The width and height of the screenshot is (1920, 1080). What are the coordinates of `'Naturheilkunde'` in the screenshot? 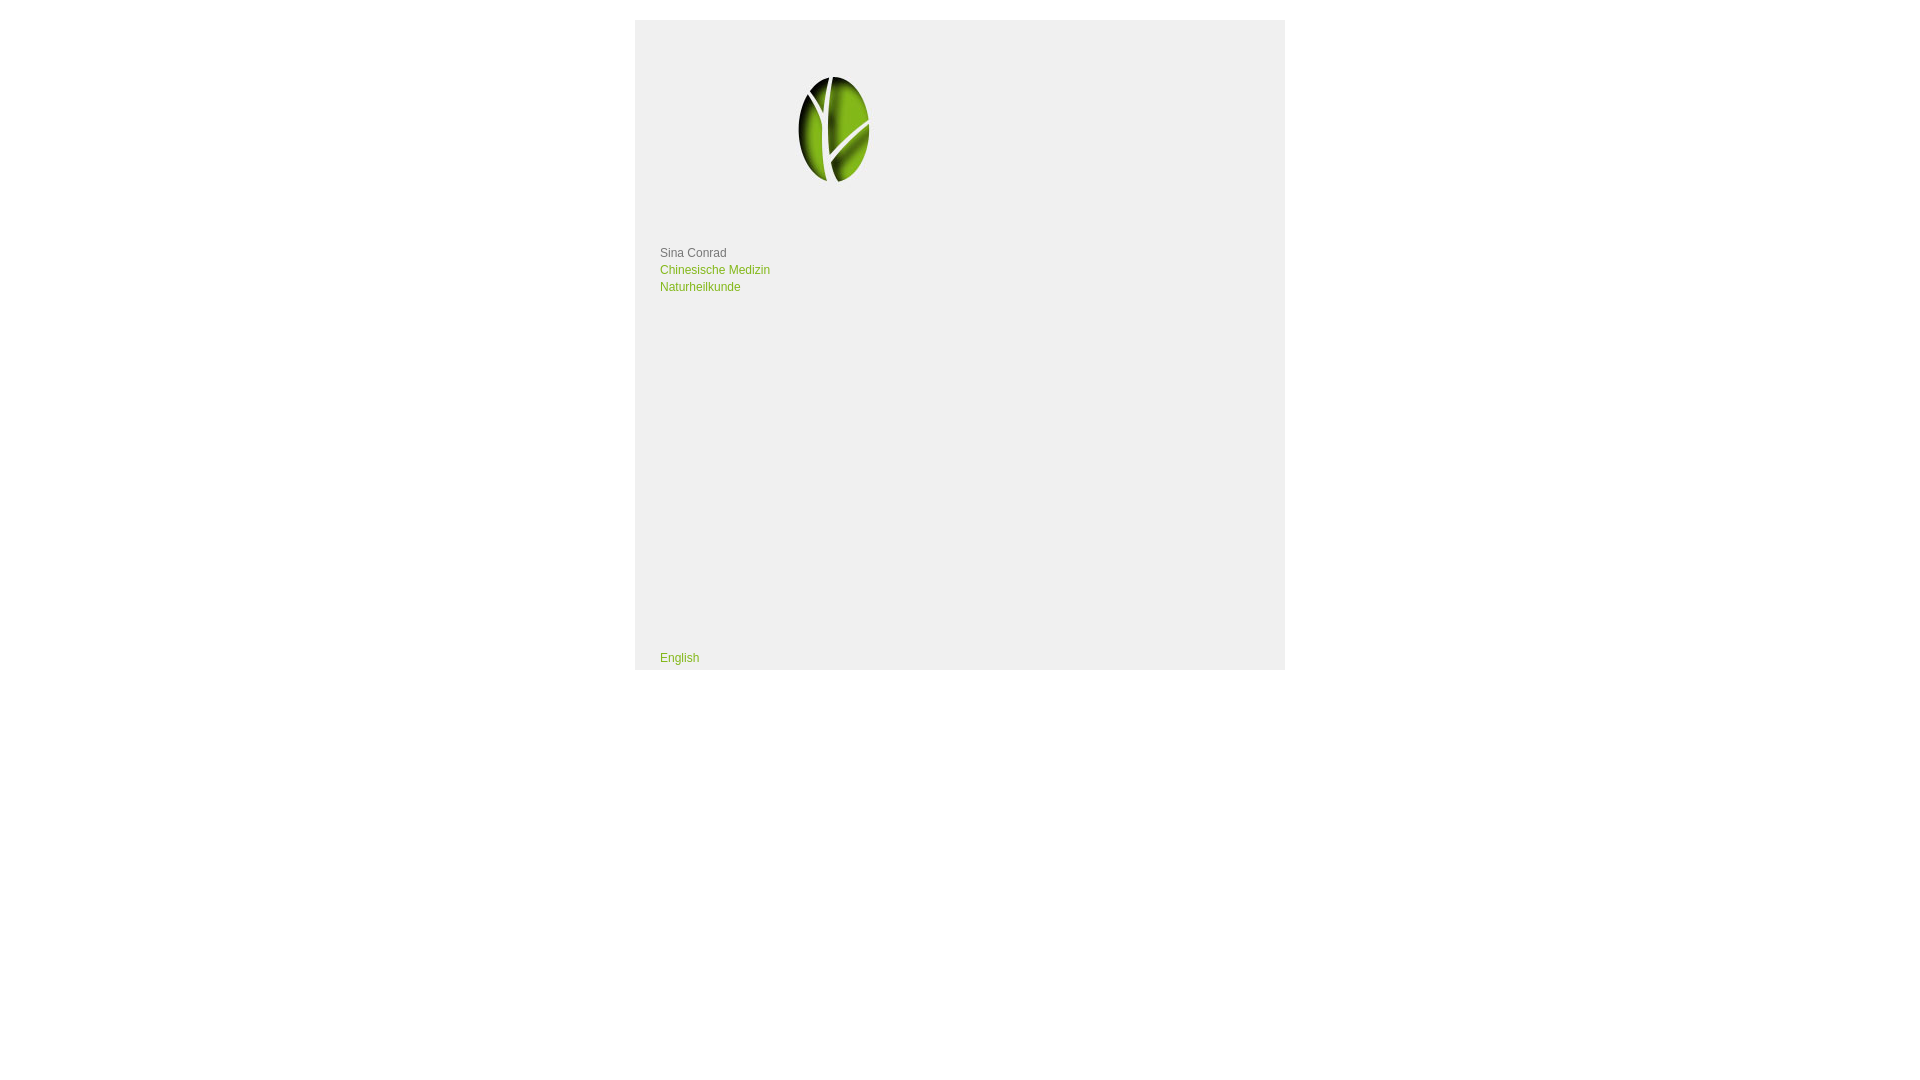 It's located at (700, 286).